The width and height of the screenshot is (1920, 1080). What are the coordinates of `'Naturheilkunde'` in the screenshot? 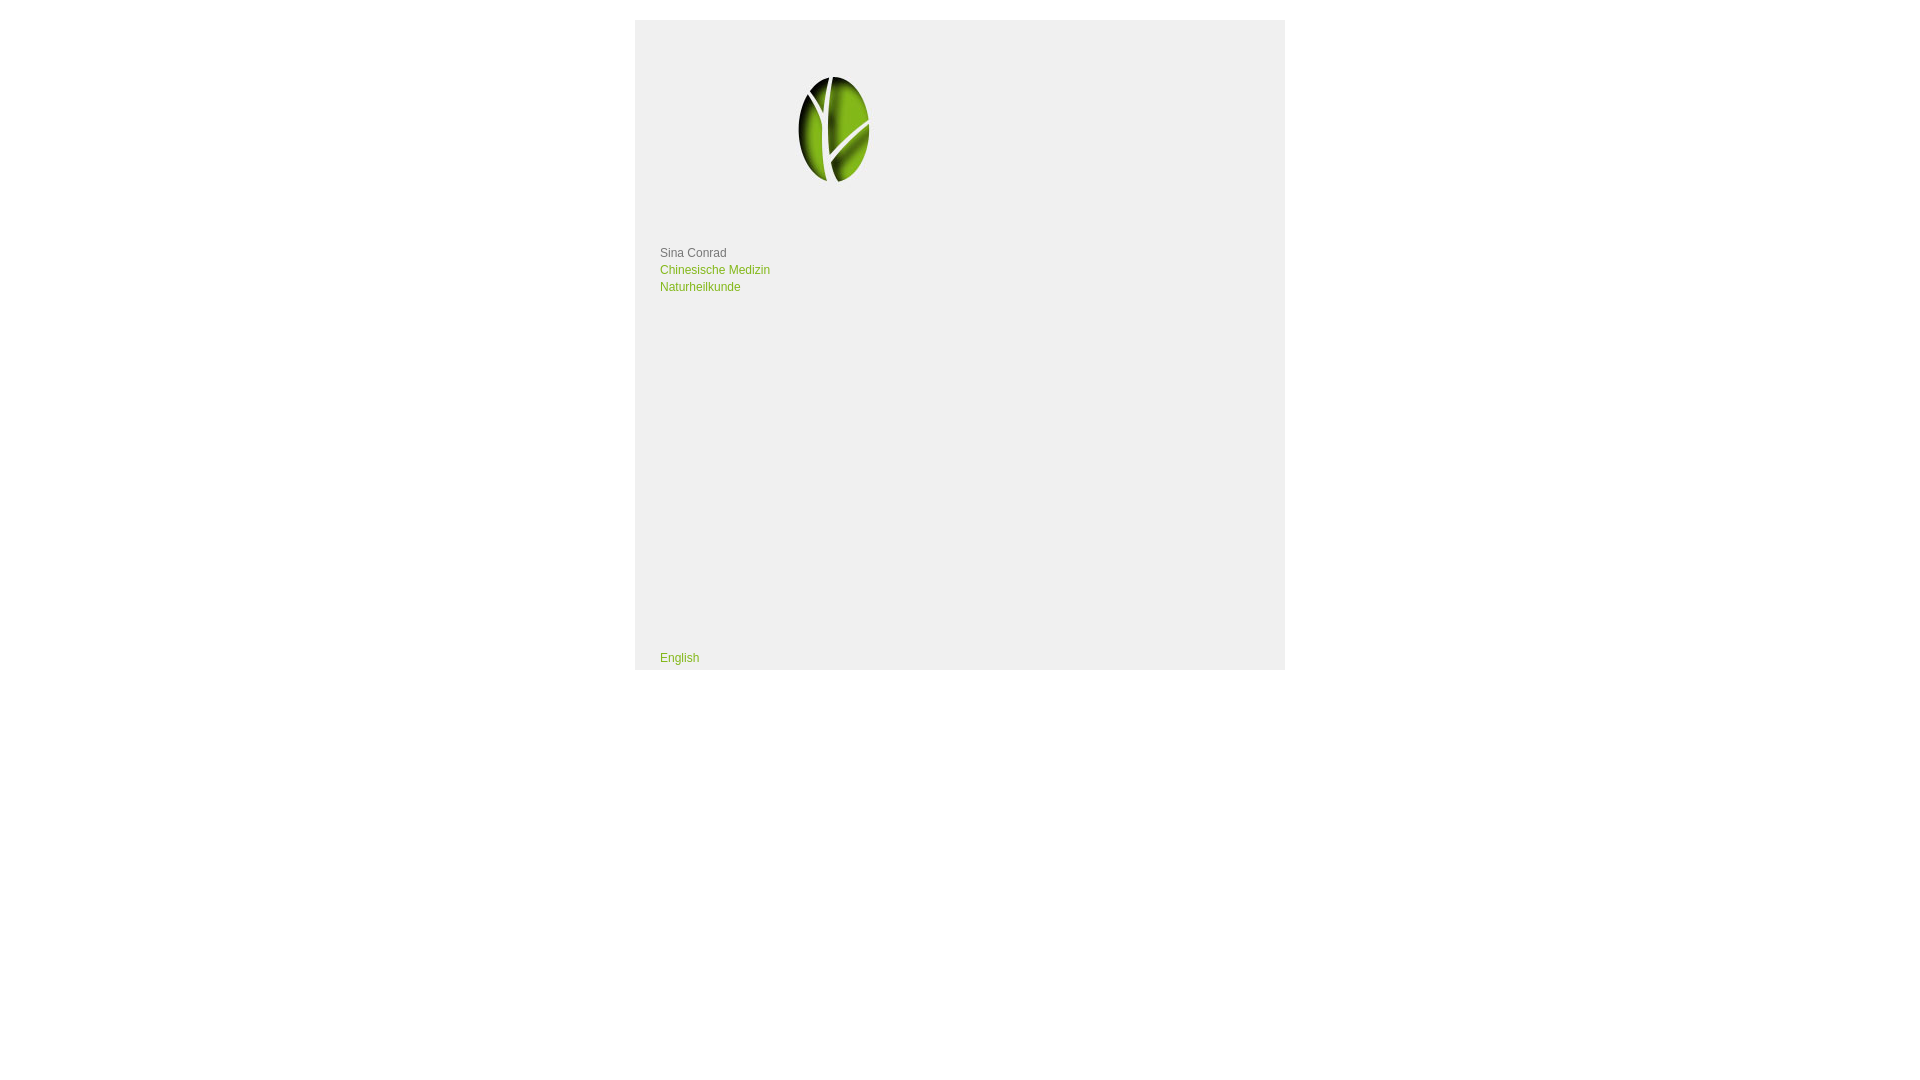 It's located at (700, 286).